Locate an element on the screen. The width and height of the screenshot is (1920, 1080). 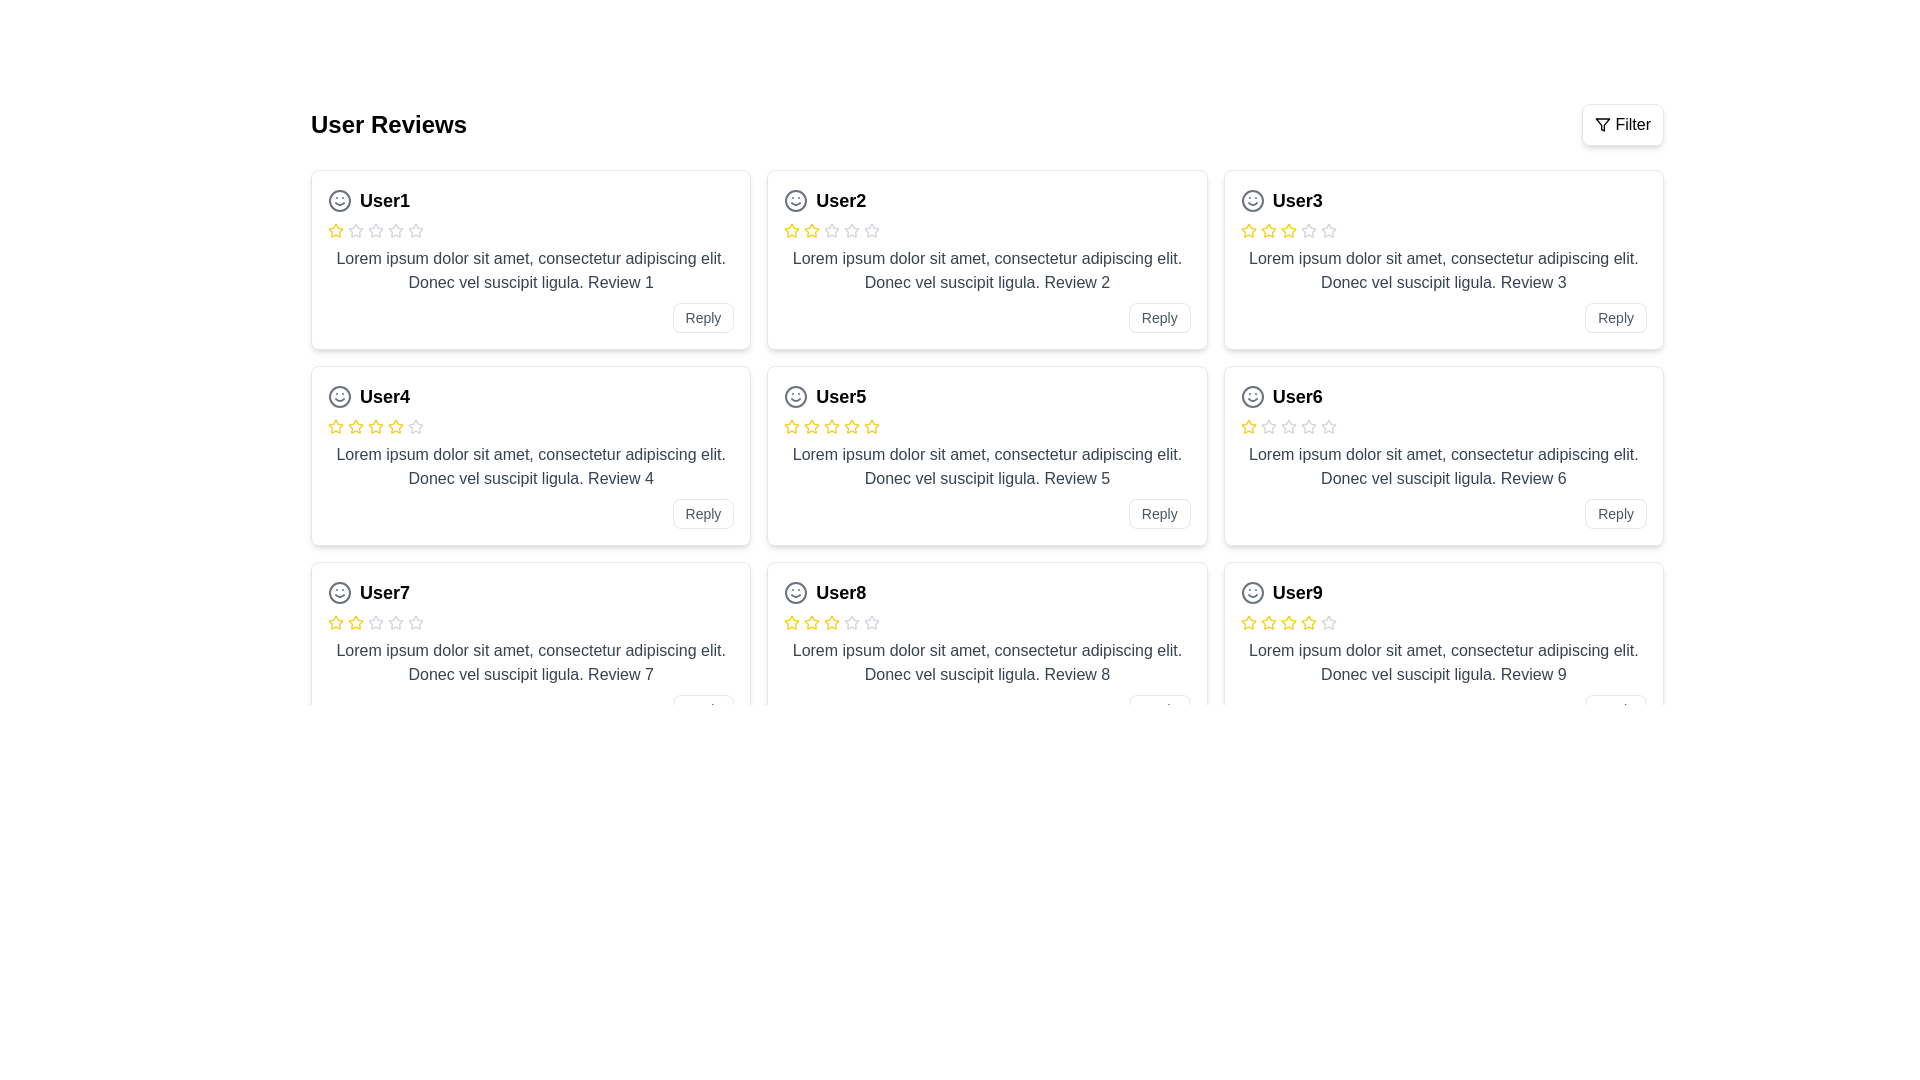
the second star icon in 'User6's review card to toggle the rating state is located at coordinates (1288, 425).